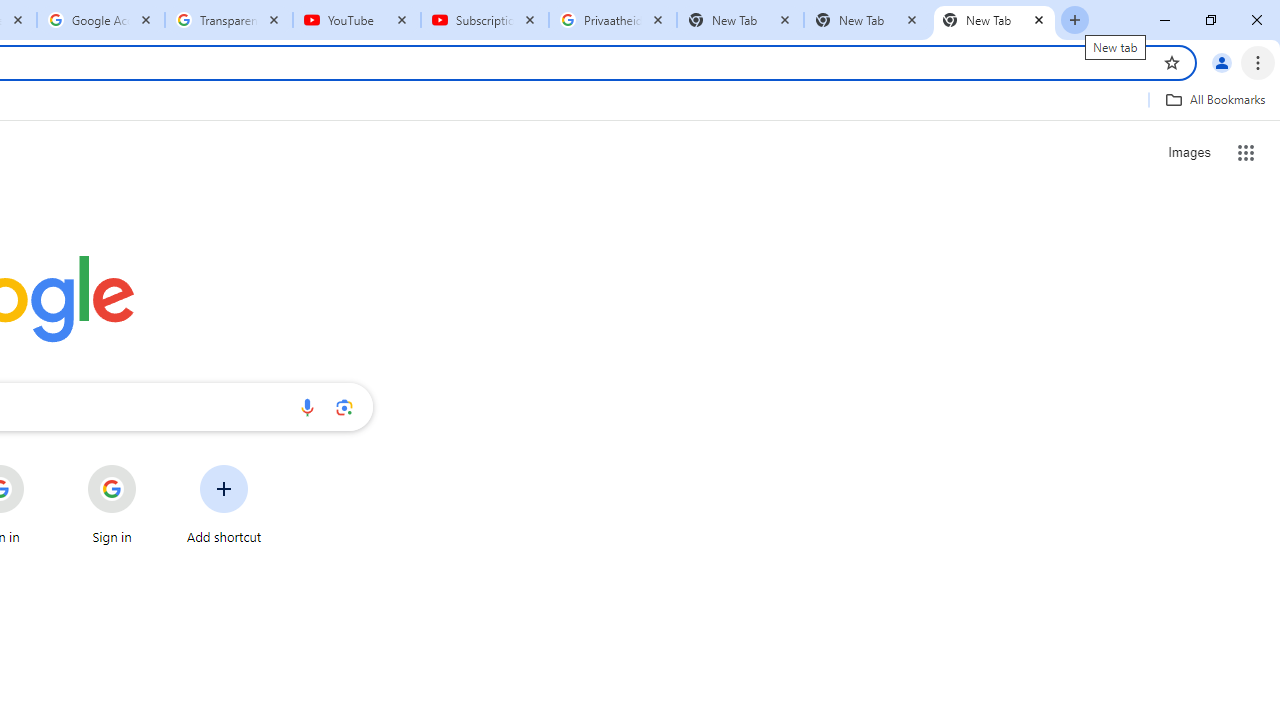  What do you see at coordinates (1189, 152) in the screenshot?
I see `'Search for Images '` at bounding box center [1189, 152].